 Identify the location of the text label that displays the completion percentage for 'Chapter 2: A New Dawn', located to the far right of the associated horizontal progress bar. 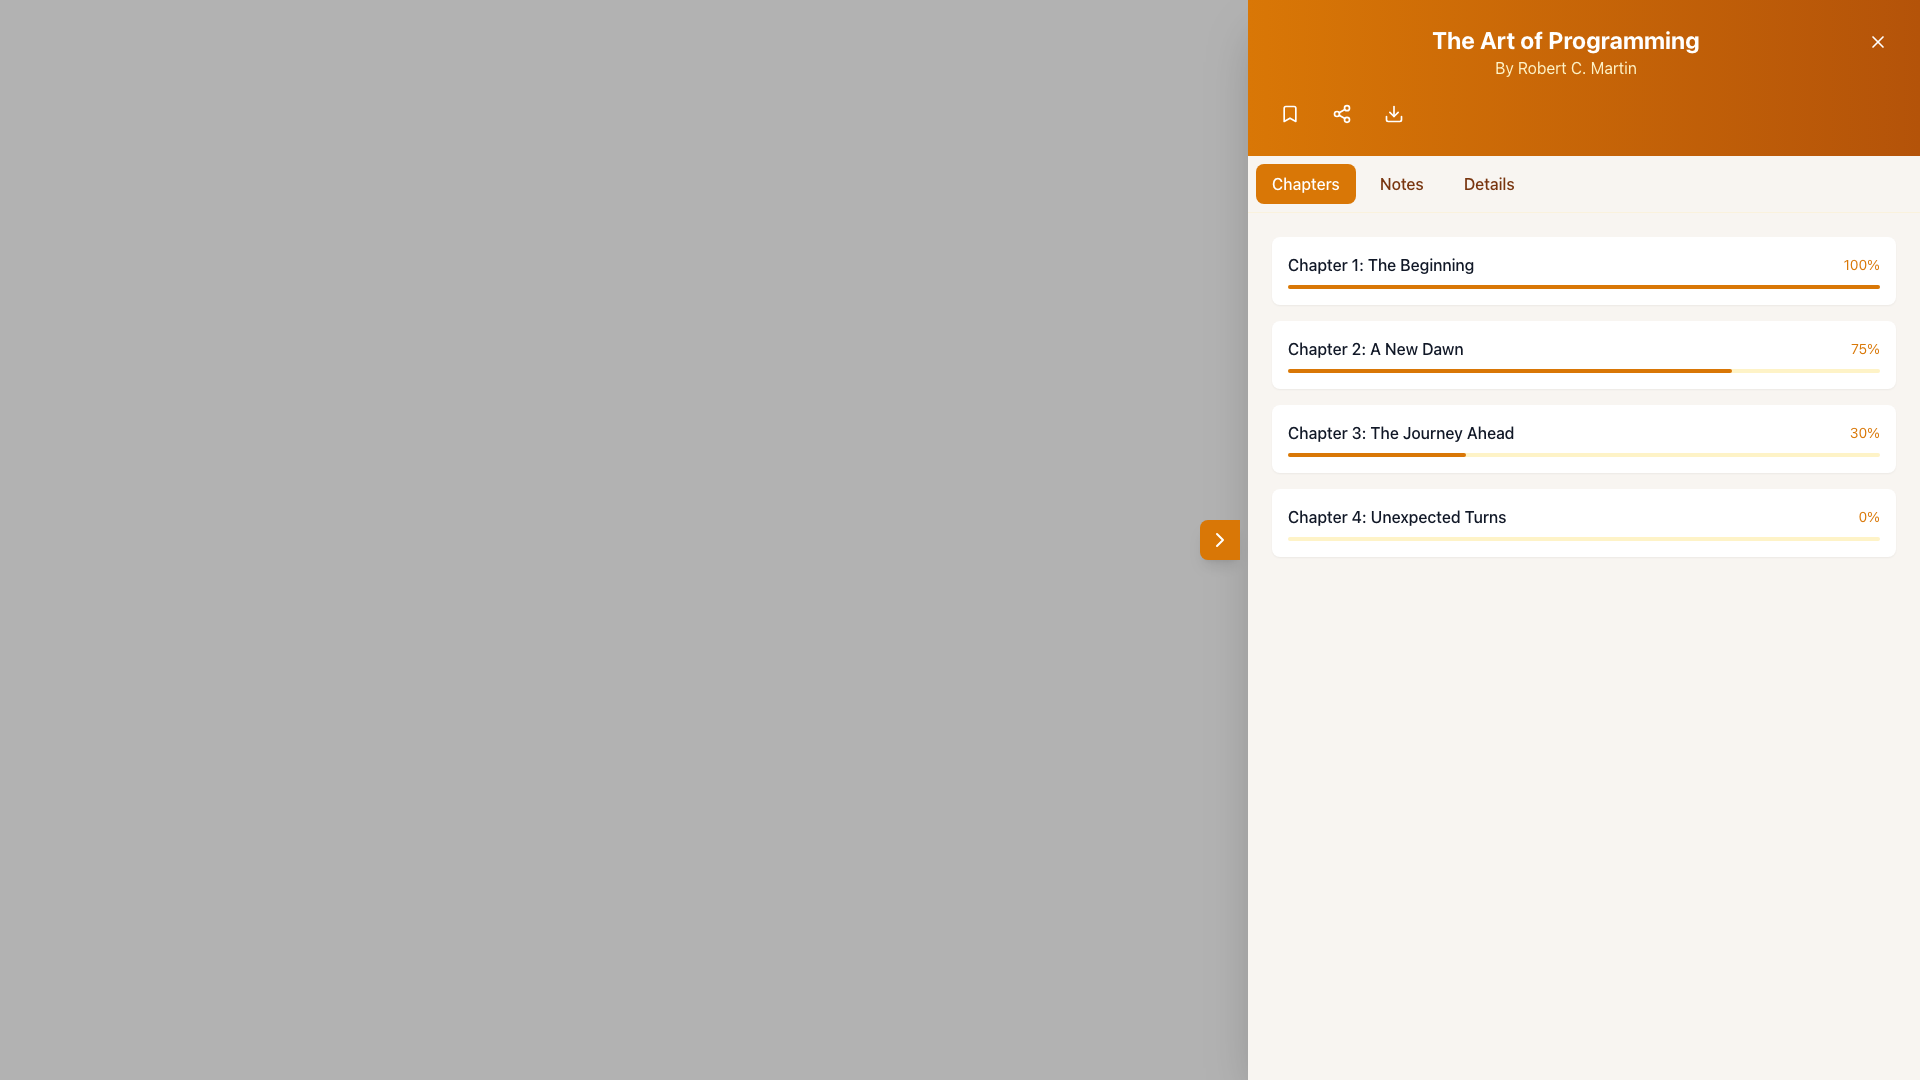
(1864, 347).